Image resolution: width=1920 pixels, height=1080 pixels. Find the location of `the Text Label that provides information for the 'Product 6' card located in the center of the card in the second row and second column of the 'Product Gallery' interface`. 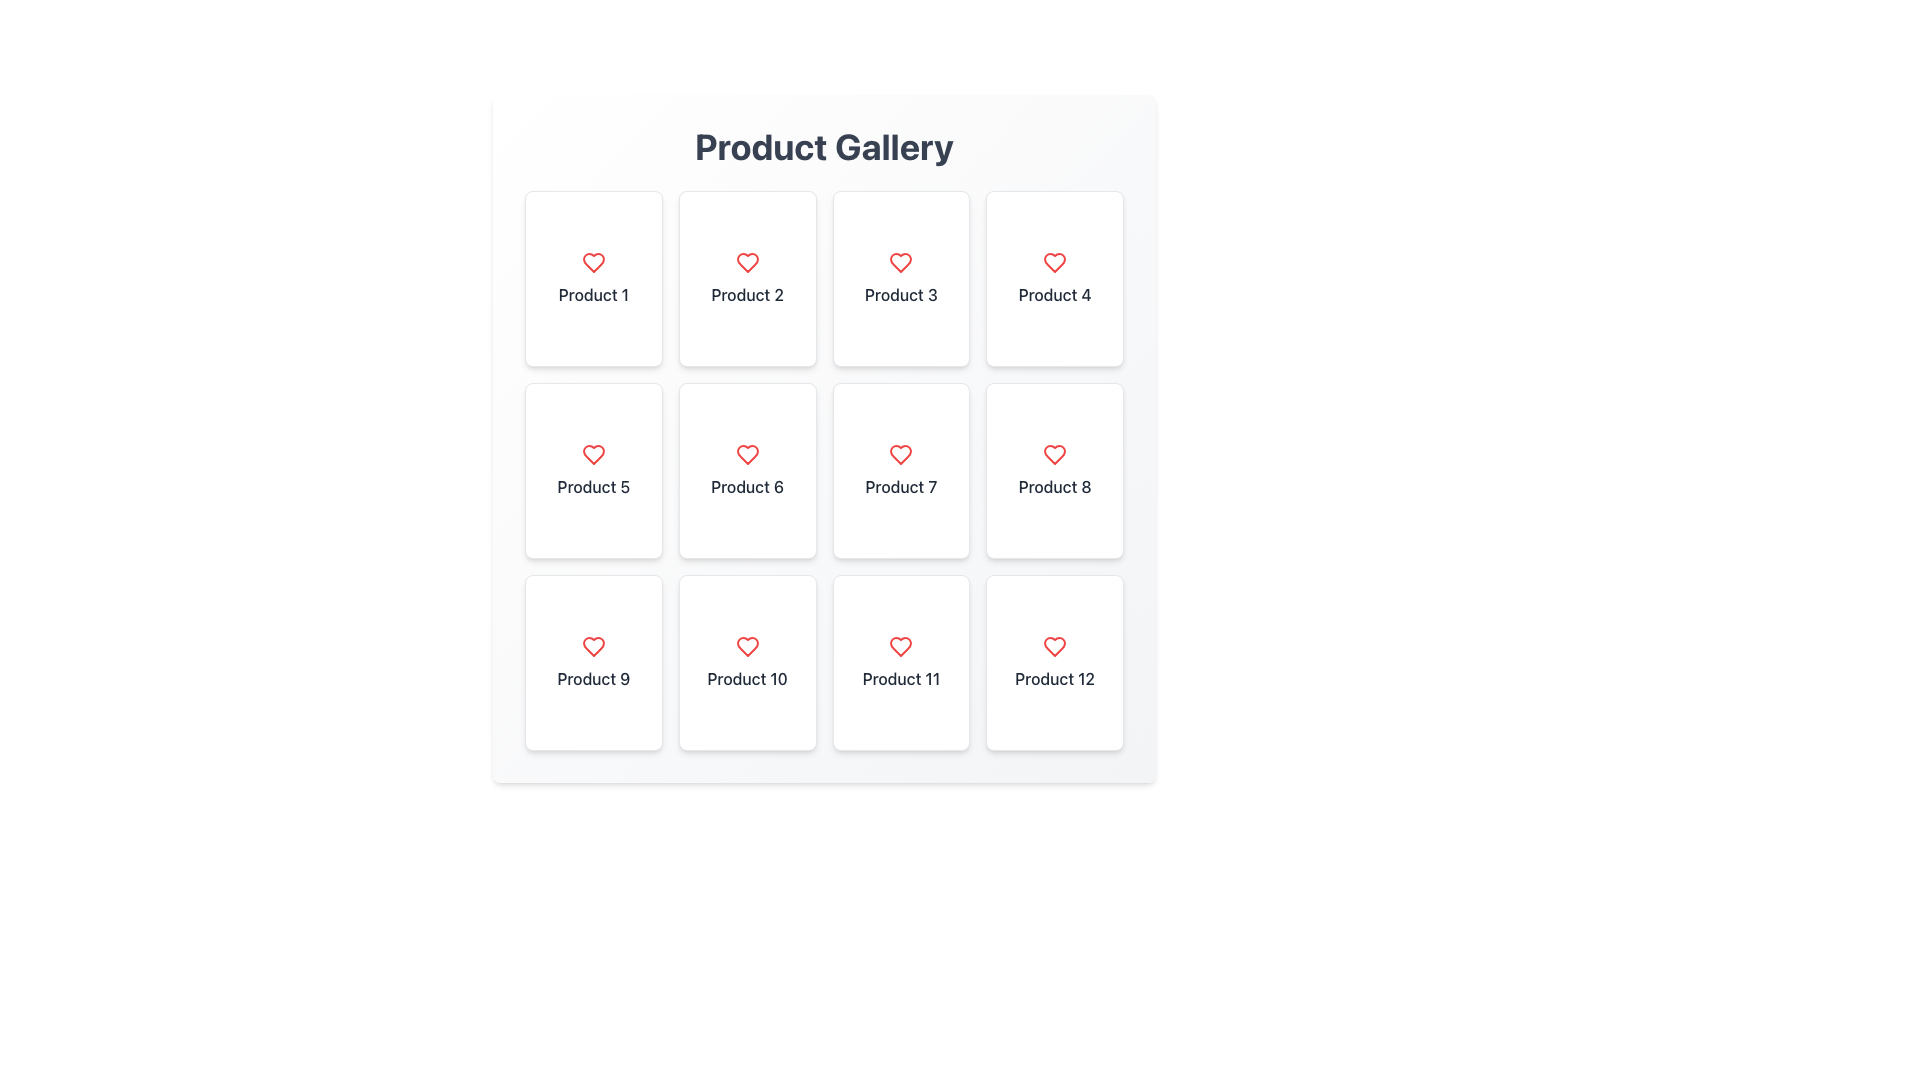

the Text Label that provides information for the 'Product 6' card located in the center of the card in the second row and second column of the 'Product Gallery' interface is located at coordinates (746, 486).